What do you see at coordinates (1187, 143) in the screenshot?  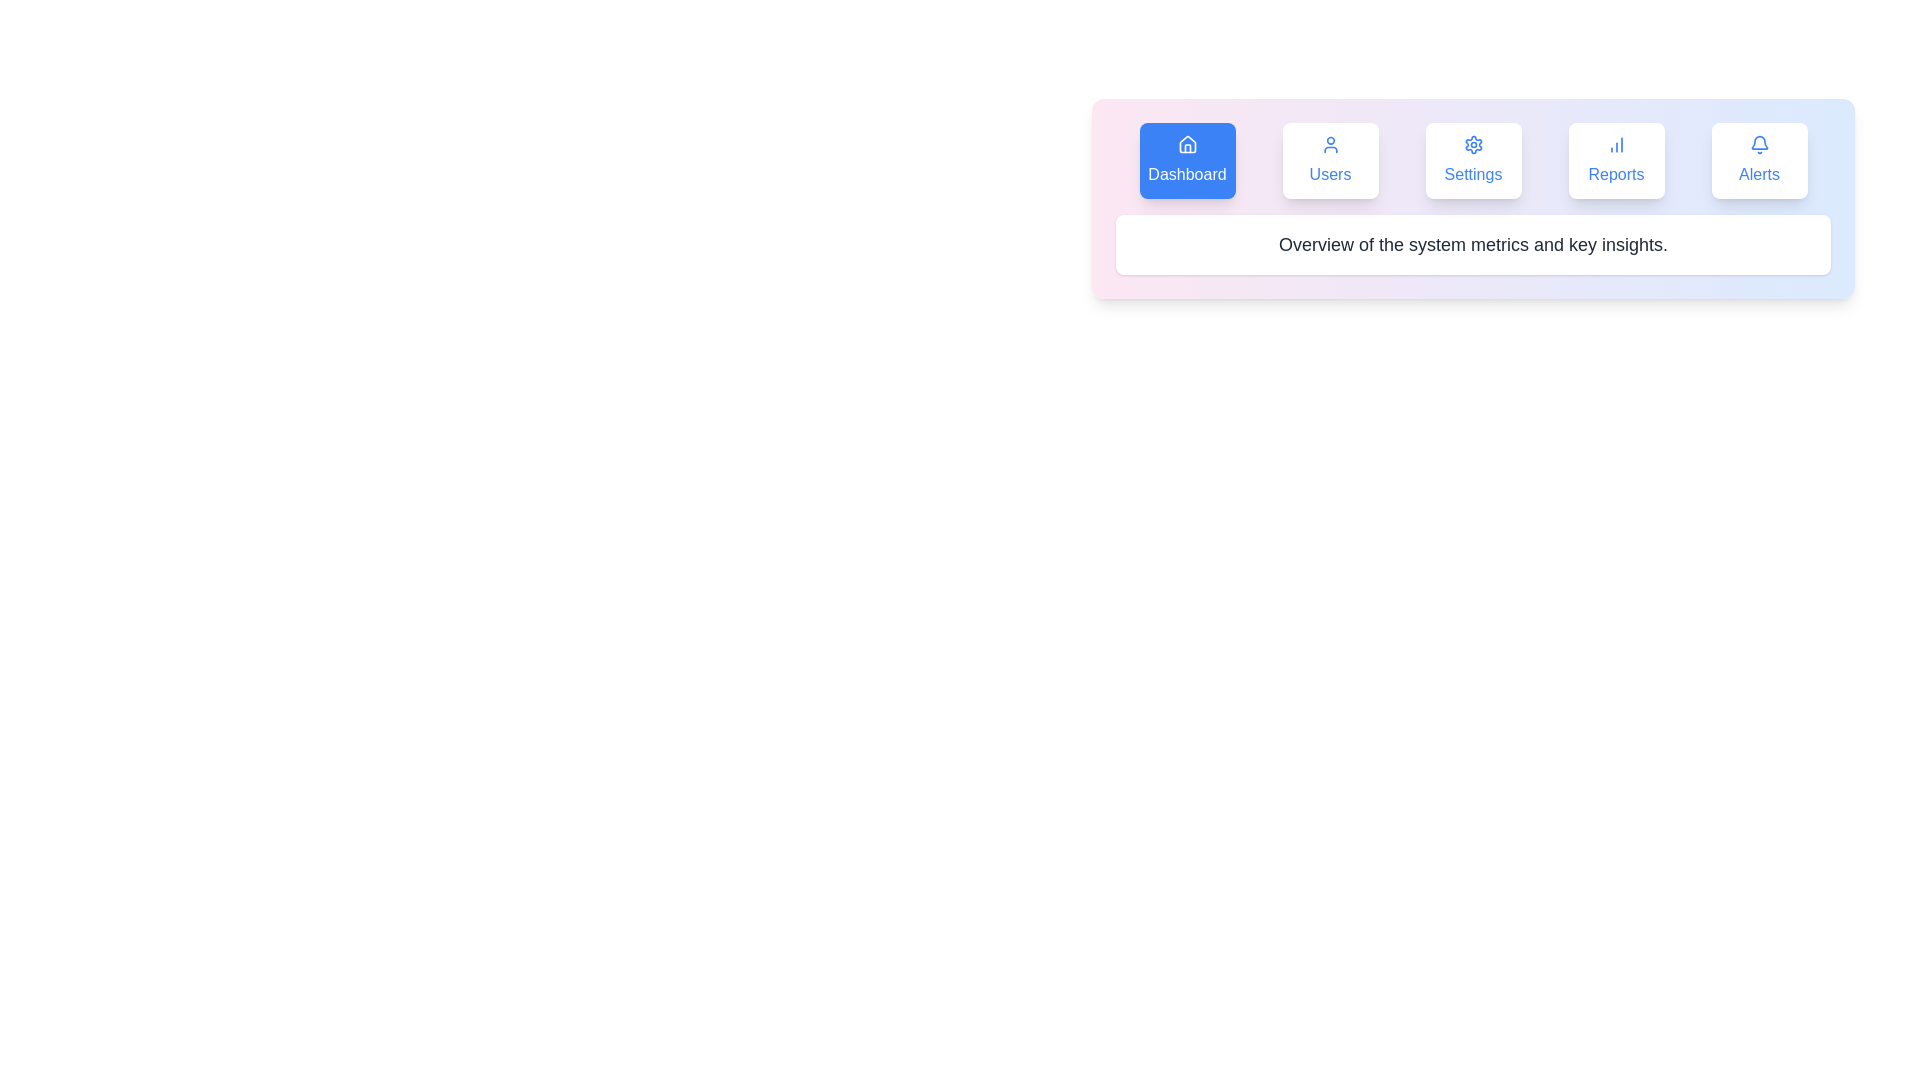 I see `the roof shape of the house-like icon that is part of the 'Dashboard' button in the top navigation bar` at bounding box center [1187, 143].